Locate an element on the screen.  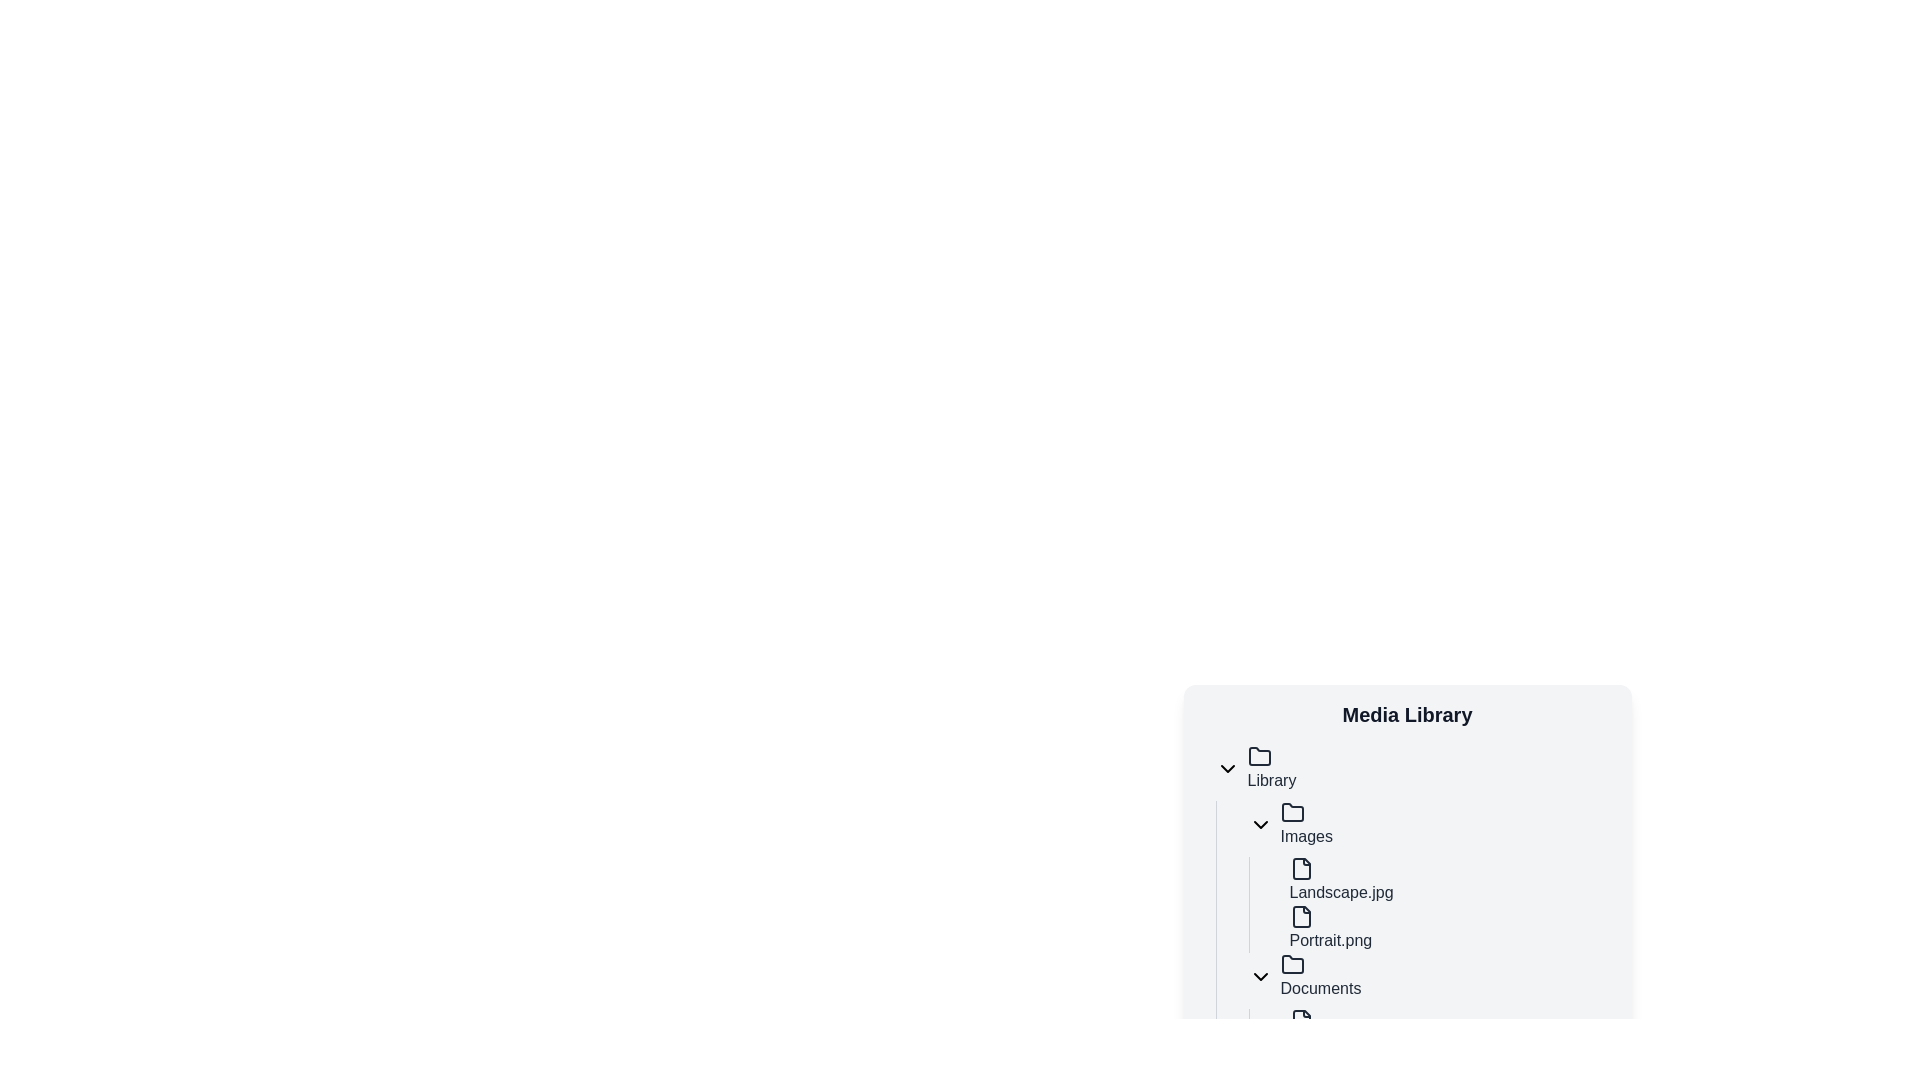
the file icon representing 'Landscape.jpg' is located at coordinates (1301, 867).